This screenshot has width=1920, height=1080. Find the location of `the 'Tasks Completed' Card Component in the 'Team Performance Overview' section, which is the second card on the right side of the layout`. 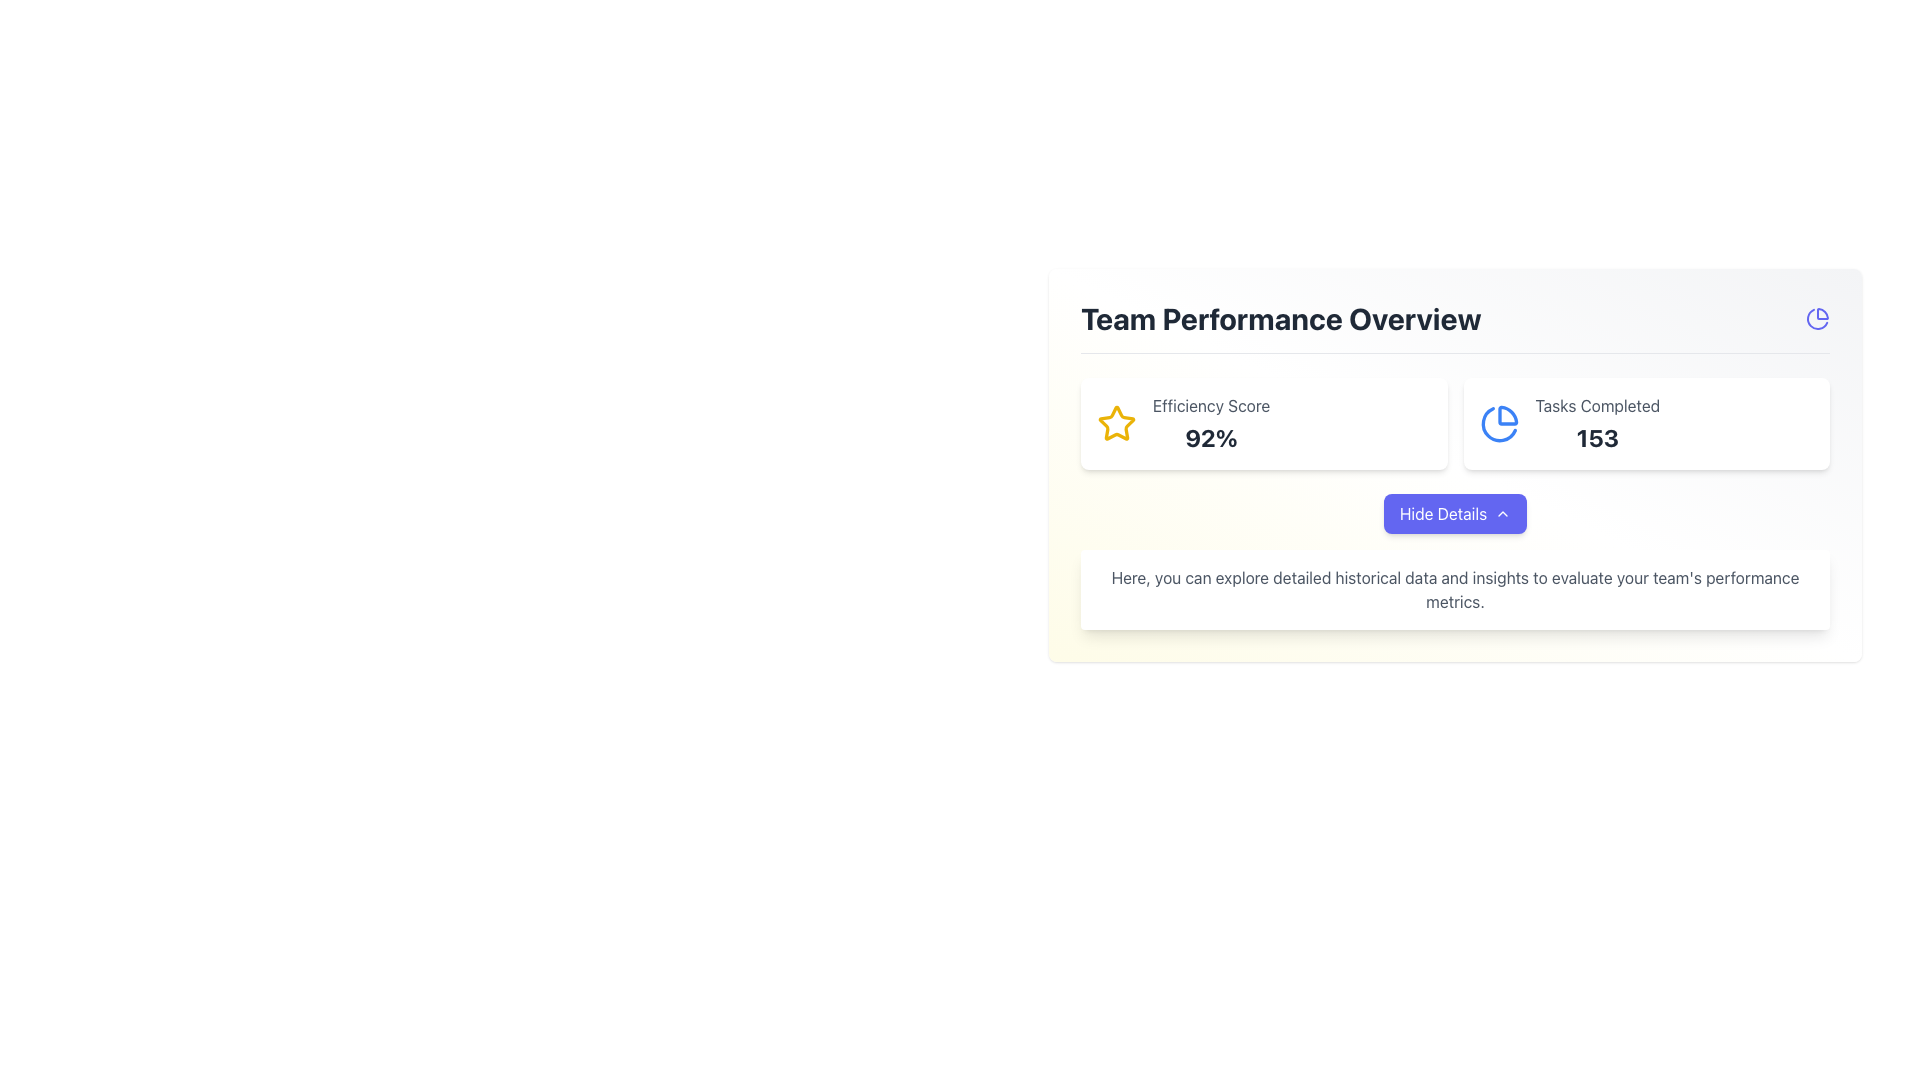

the 'Tasks Completed' Card Component in the 'Team Performance Overview' section, which is the second card on the right side of the layout is located at coordinates (1646, 423).